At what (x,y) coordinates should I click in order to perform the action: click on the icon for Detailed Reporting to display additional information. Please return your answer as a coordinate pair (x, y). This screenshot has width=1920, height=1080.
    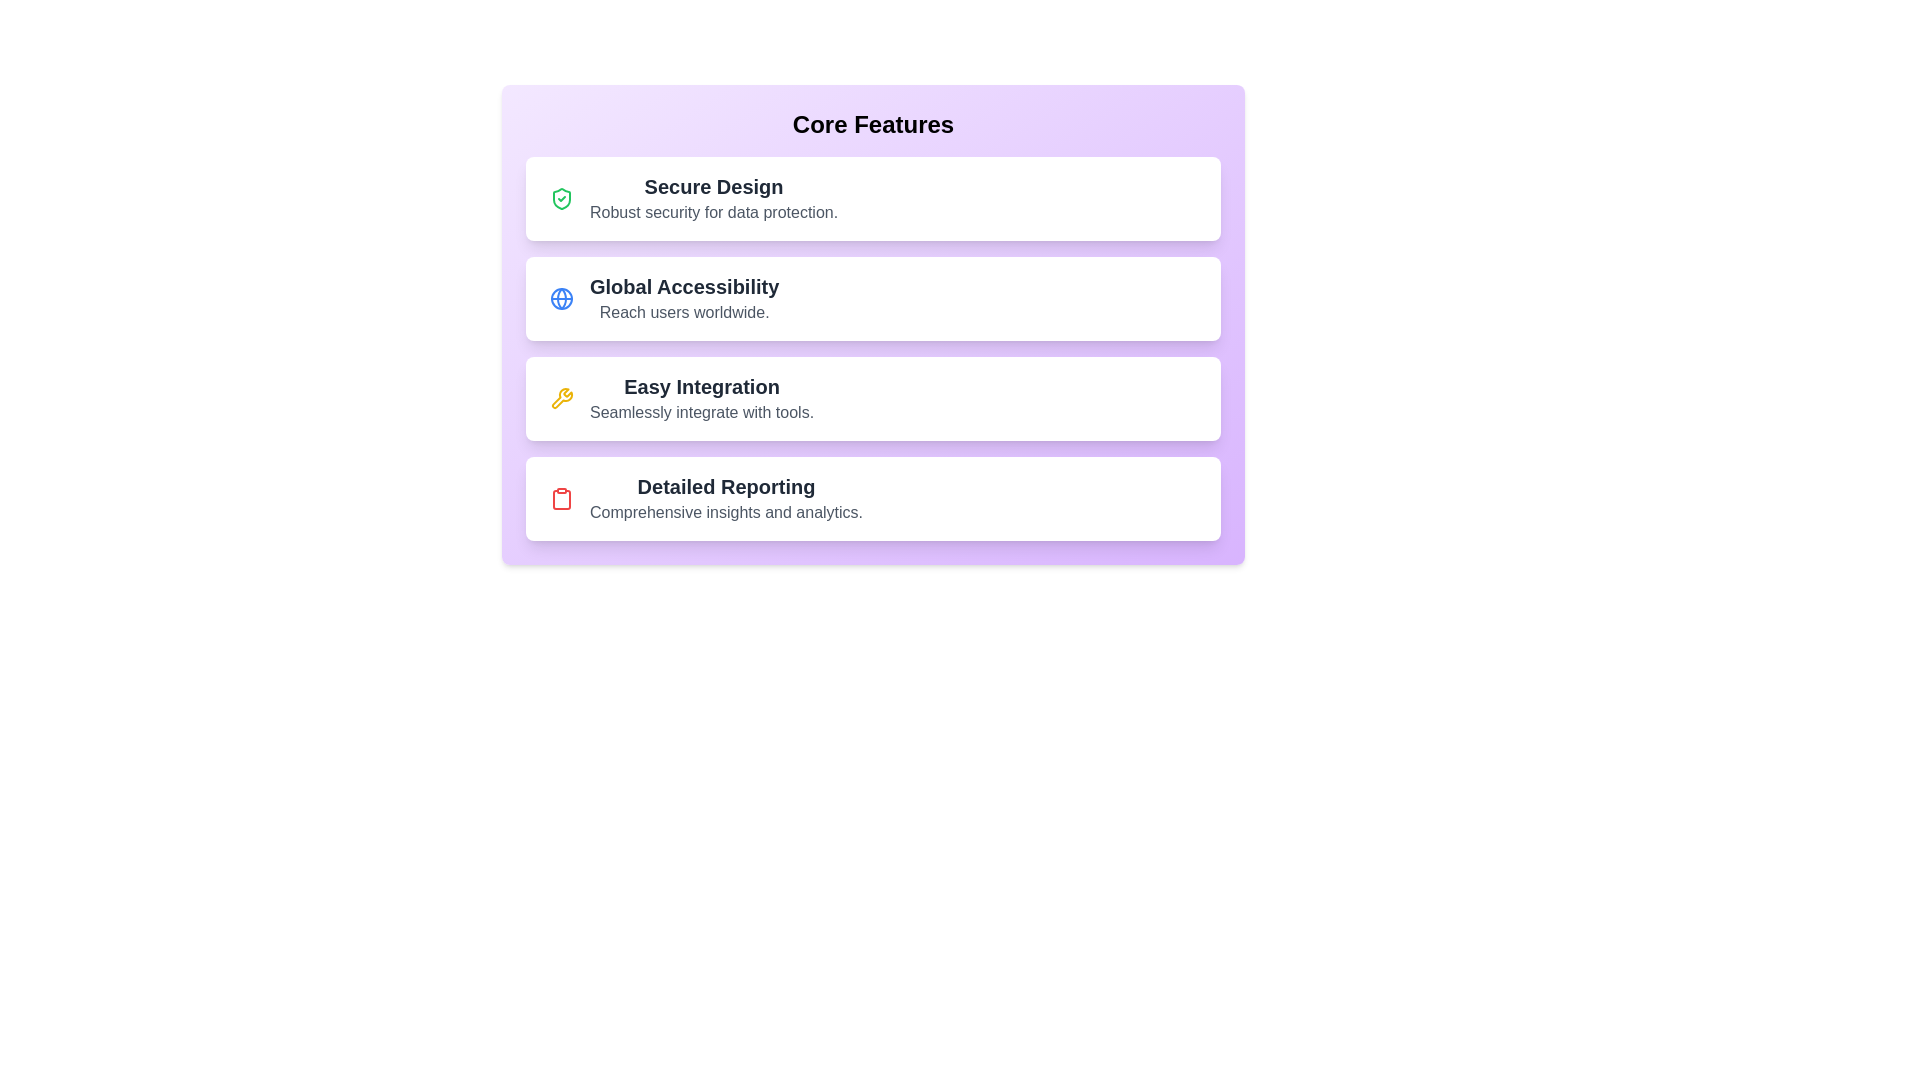
    Looking at the image, I should click on (560, 497).